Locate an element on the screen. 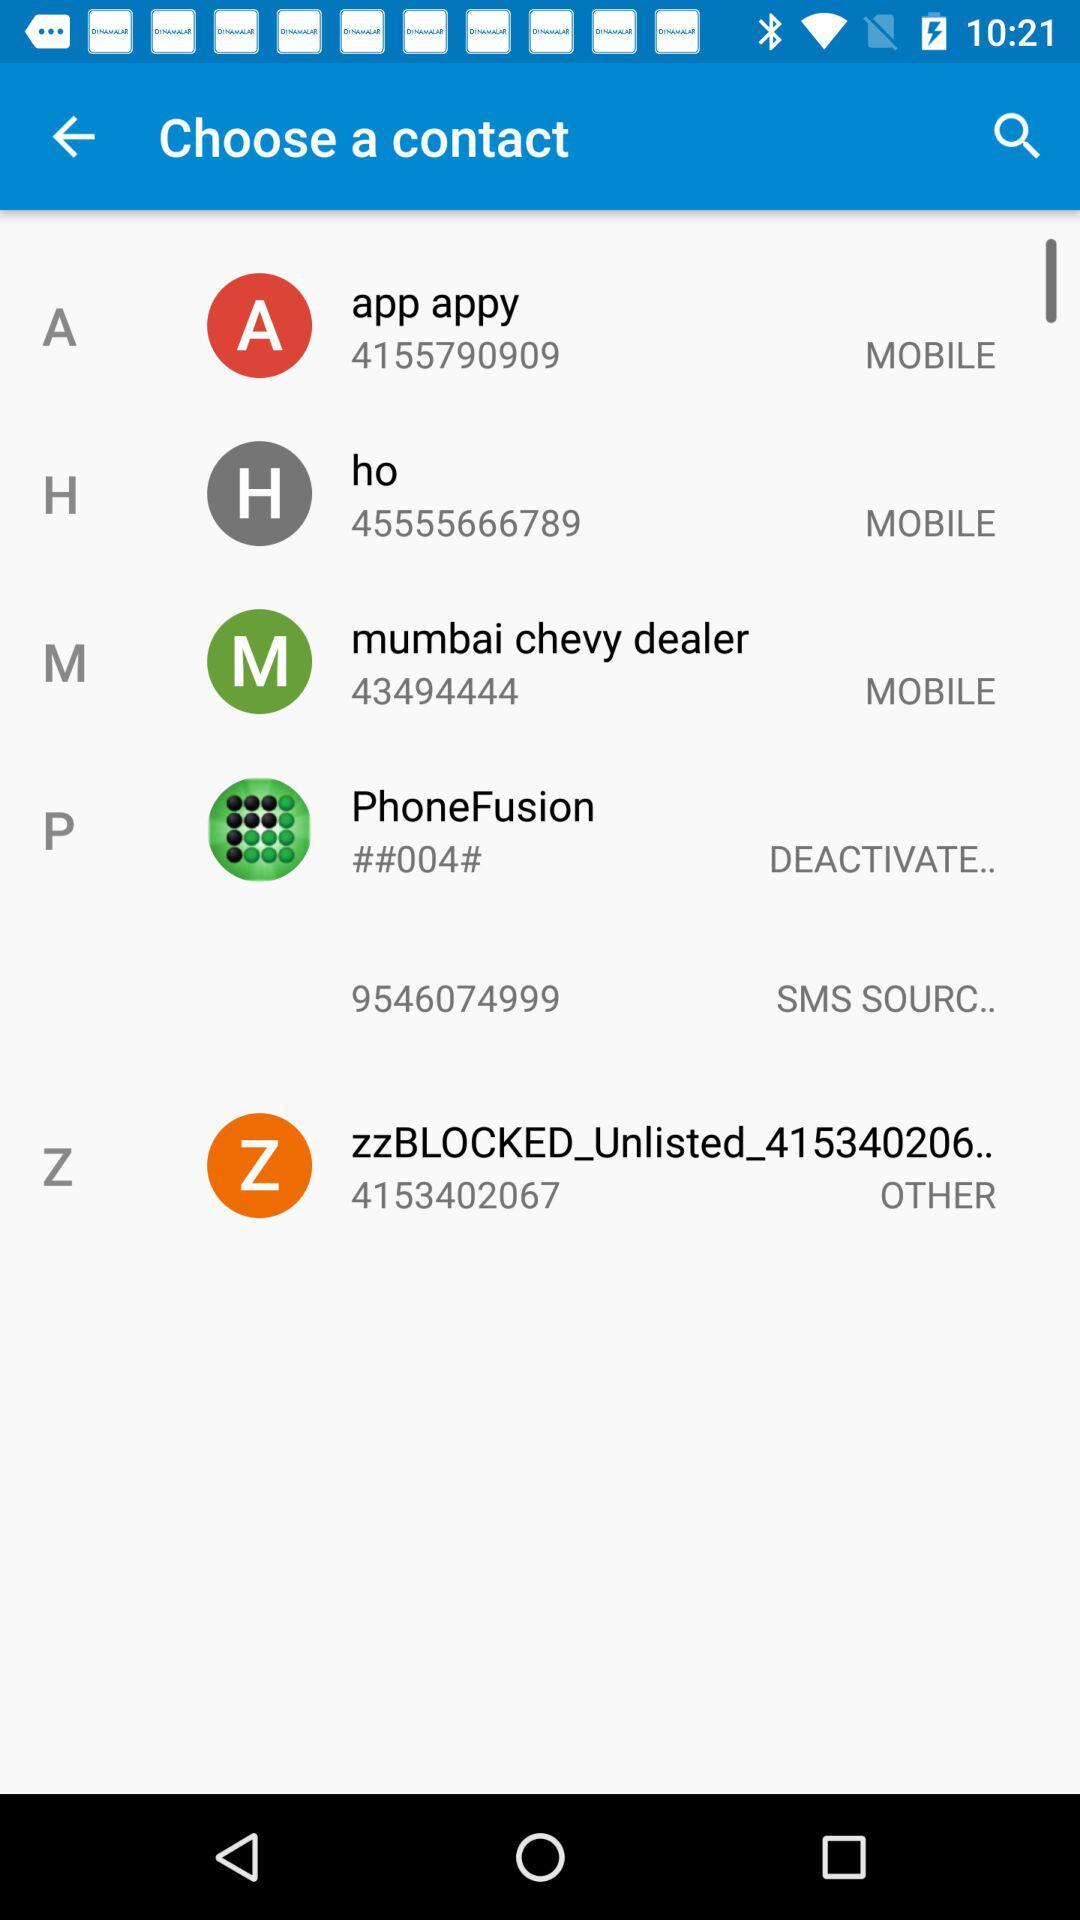  app above the a icon is located at coordinates (72, 135).